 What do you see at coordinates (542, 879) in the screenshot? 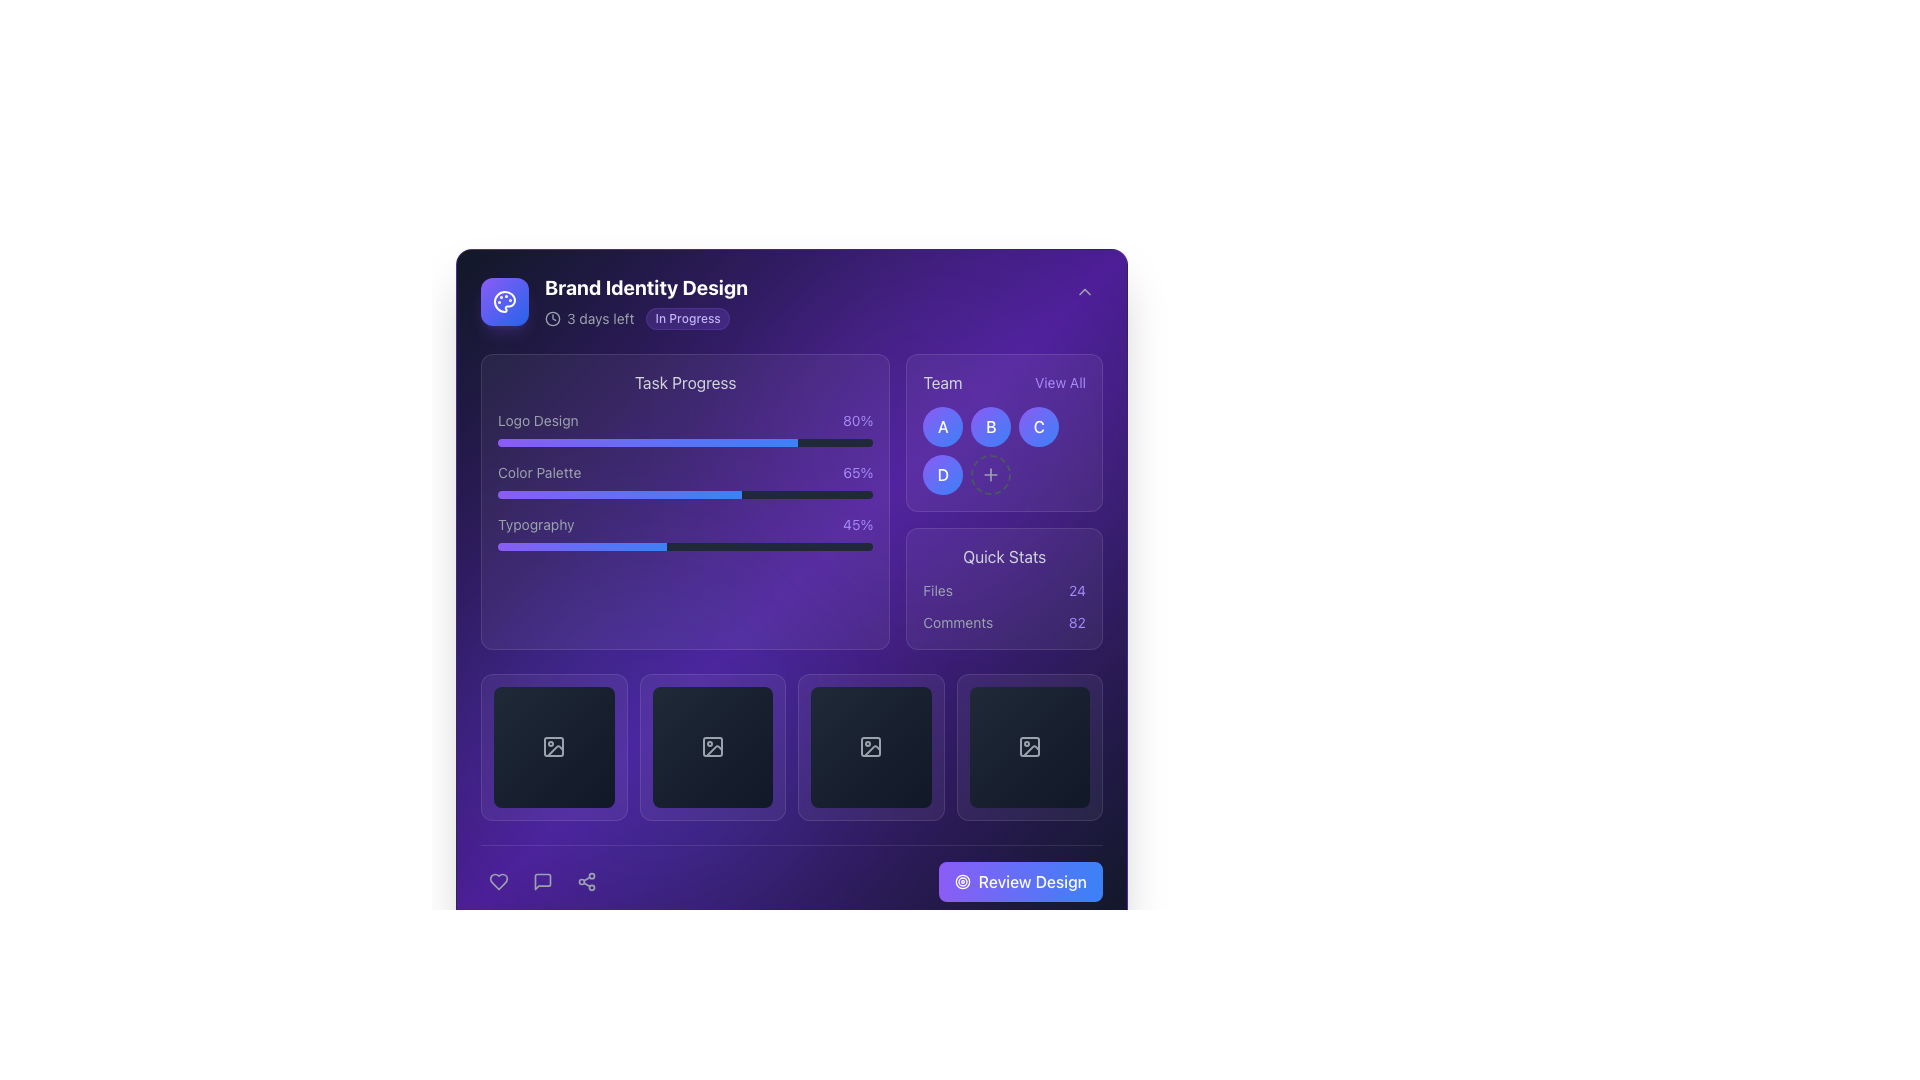
I see `the chat or comment bubble icon located in the bottom bar, which is situated between the heart icon and the share icon` at bounding box center [542, 879].